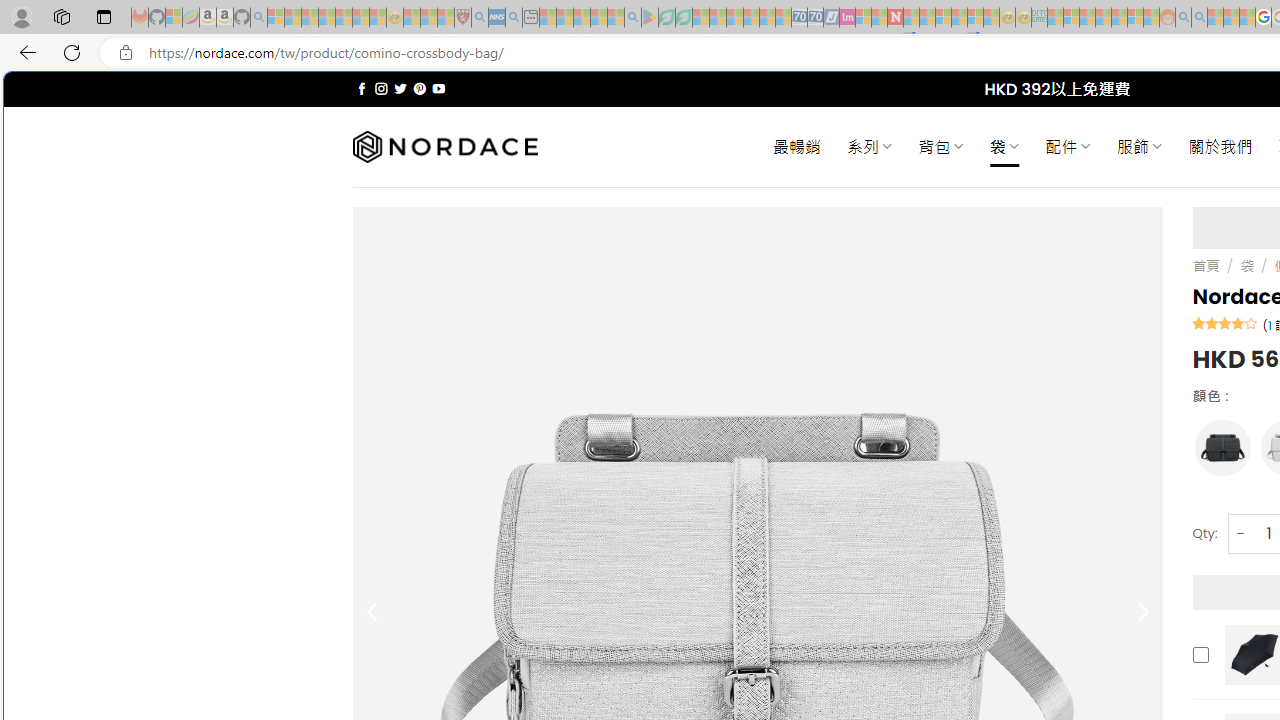 The height and width of the screenshot is (720, 1280). What do you see at coordinates (461, 17) in the screenshot?
I see `'Robert H. Shmerling, MD - Harvard Health - Sleeping'` at bounding box center [461, 17].